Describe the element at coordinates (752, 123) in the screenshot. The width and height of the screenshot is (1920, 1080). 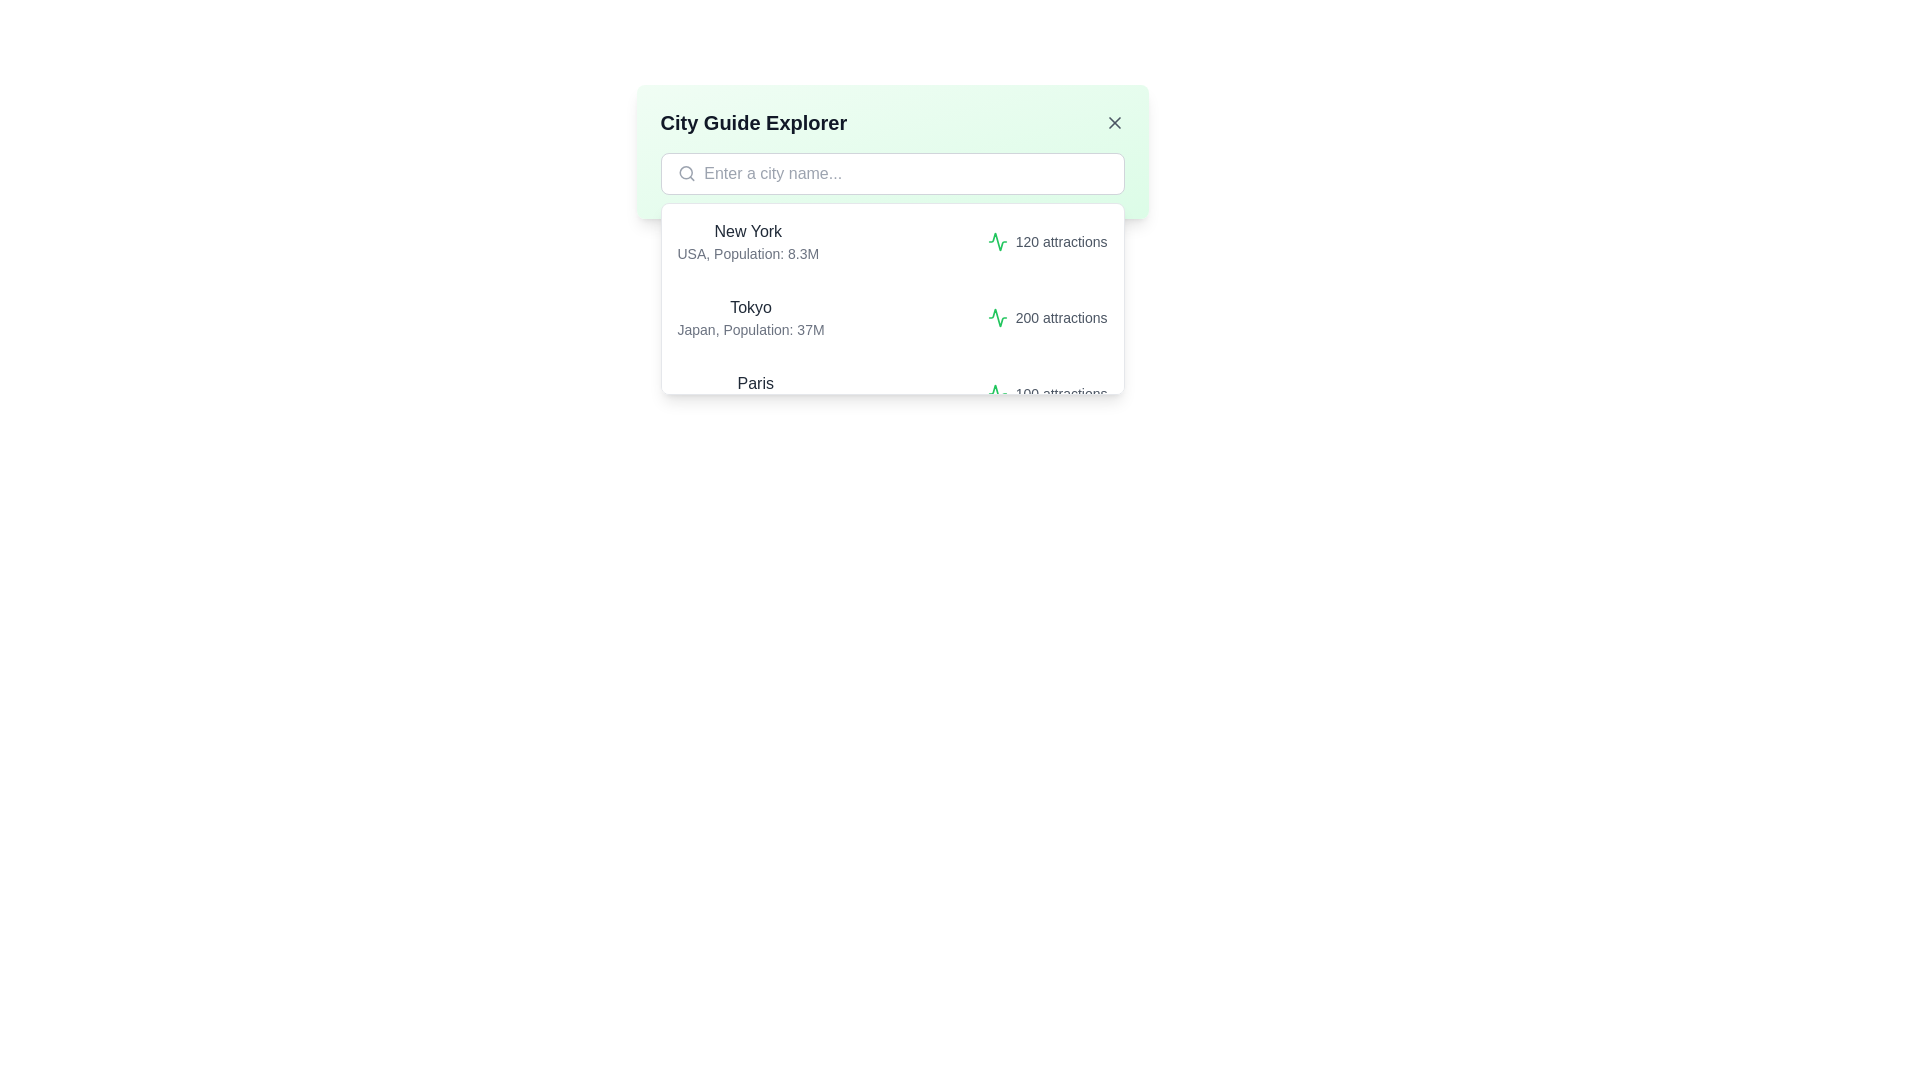
I see `the Text label that serves as the title or header for the card interface, positioned at the top-left corner and centrally aligned horizontally within the card` at that location.